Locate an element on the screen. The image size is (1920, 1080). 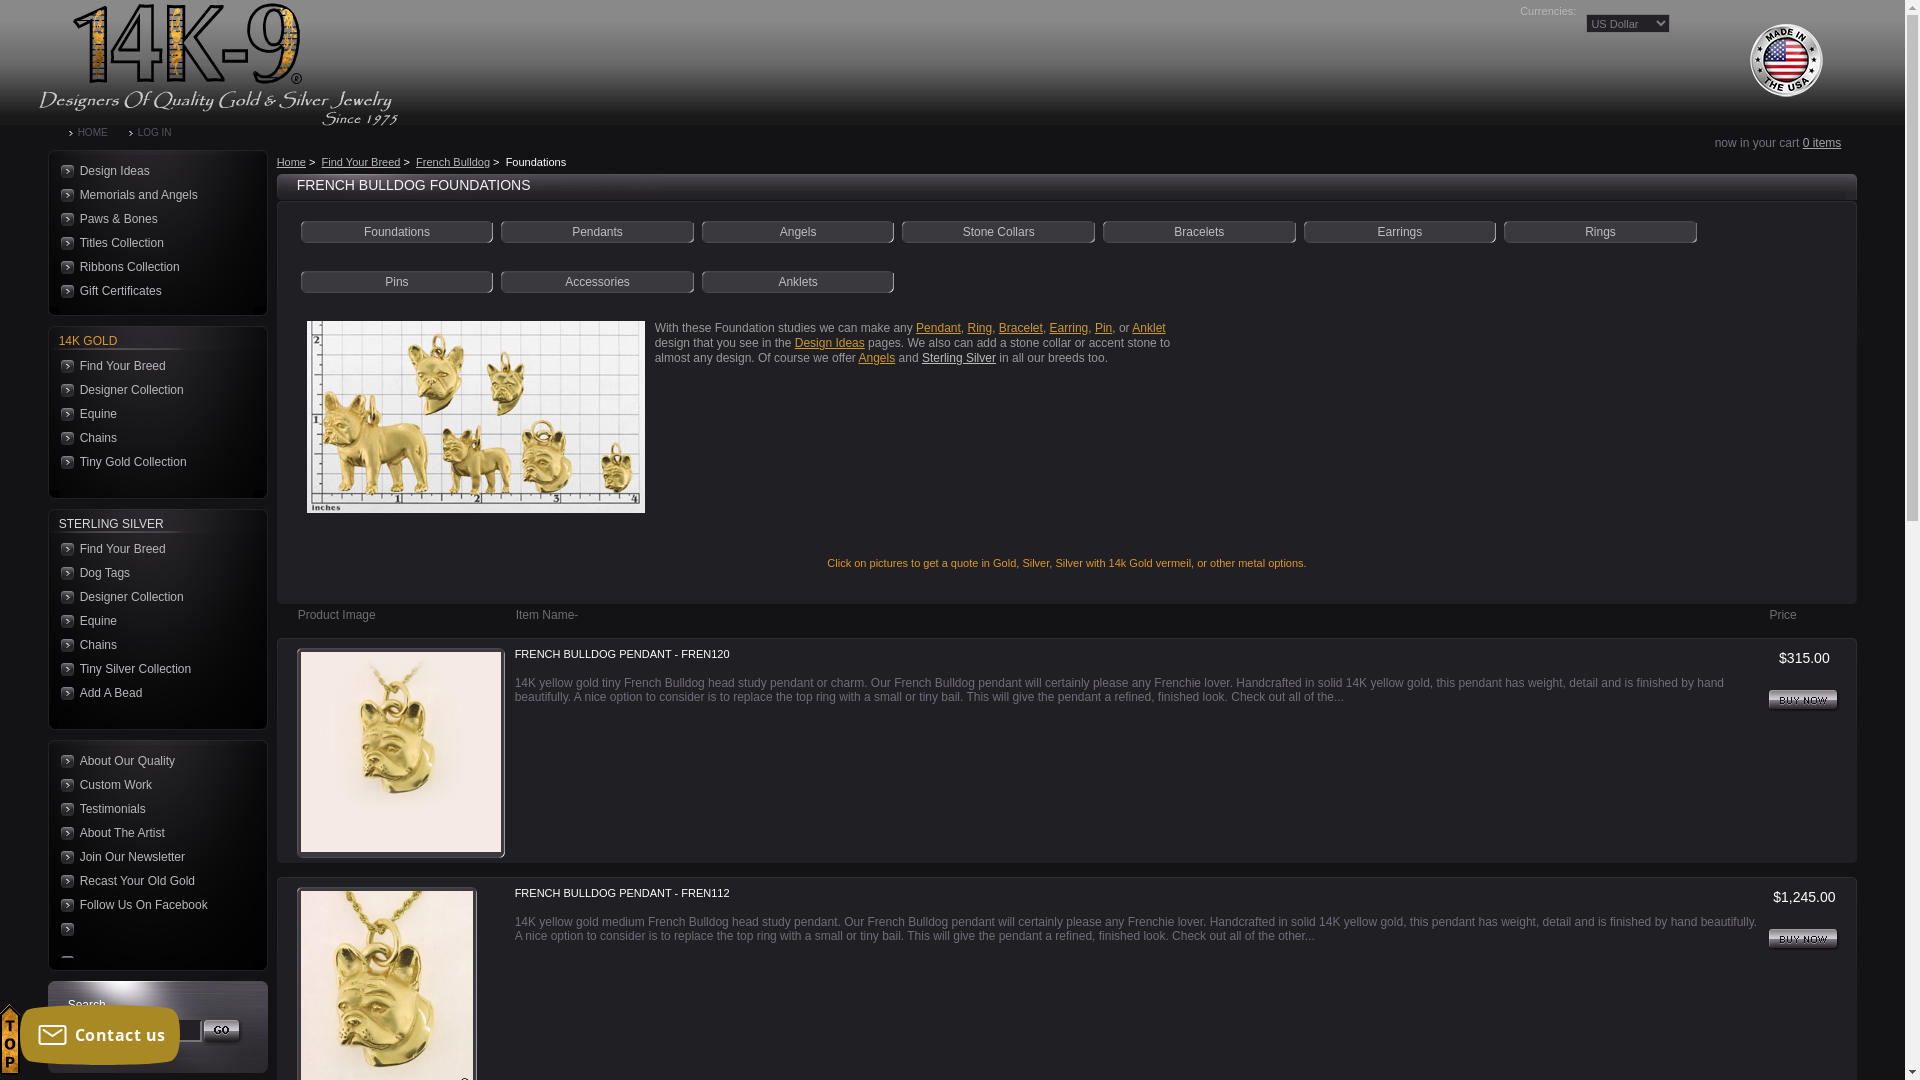
'Bracelets' is located at coordinates (1199, 230).